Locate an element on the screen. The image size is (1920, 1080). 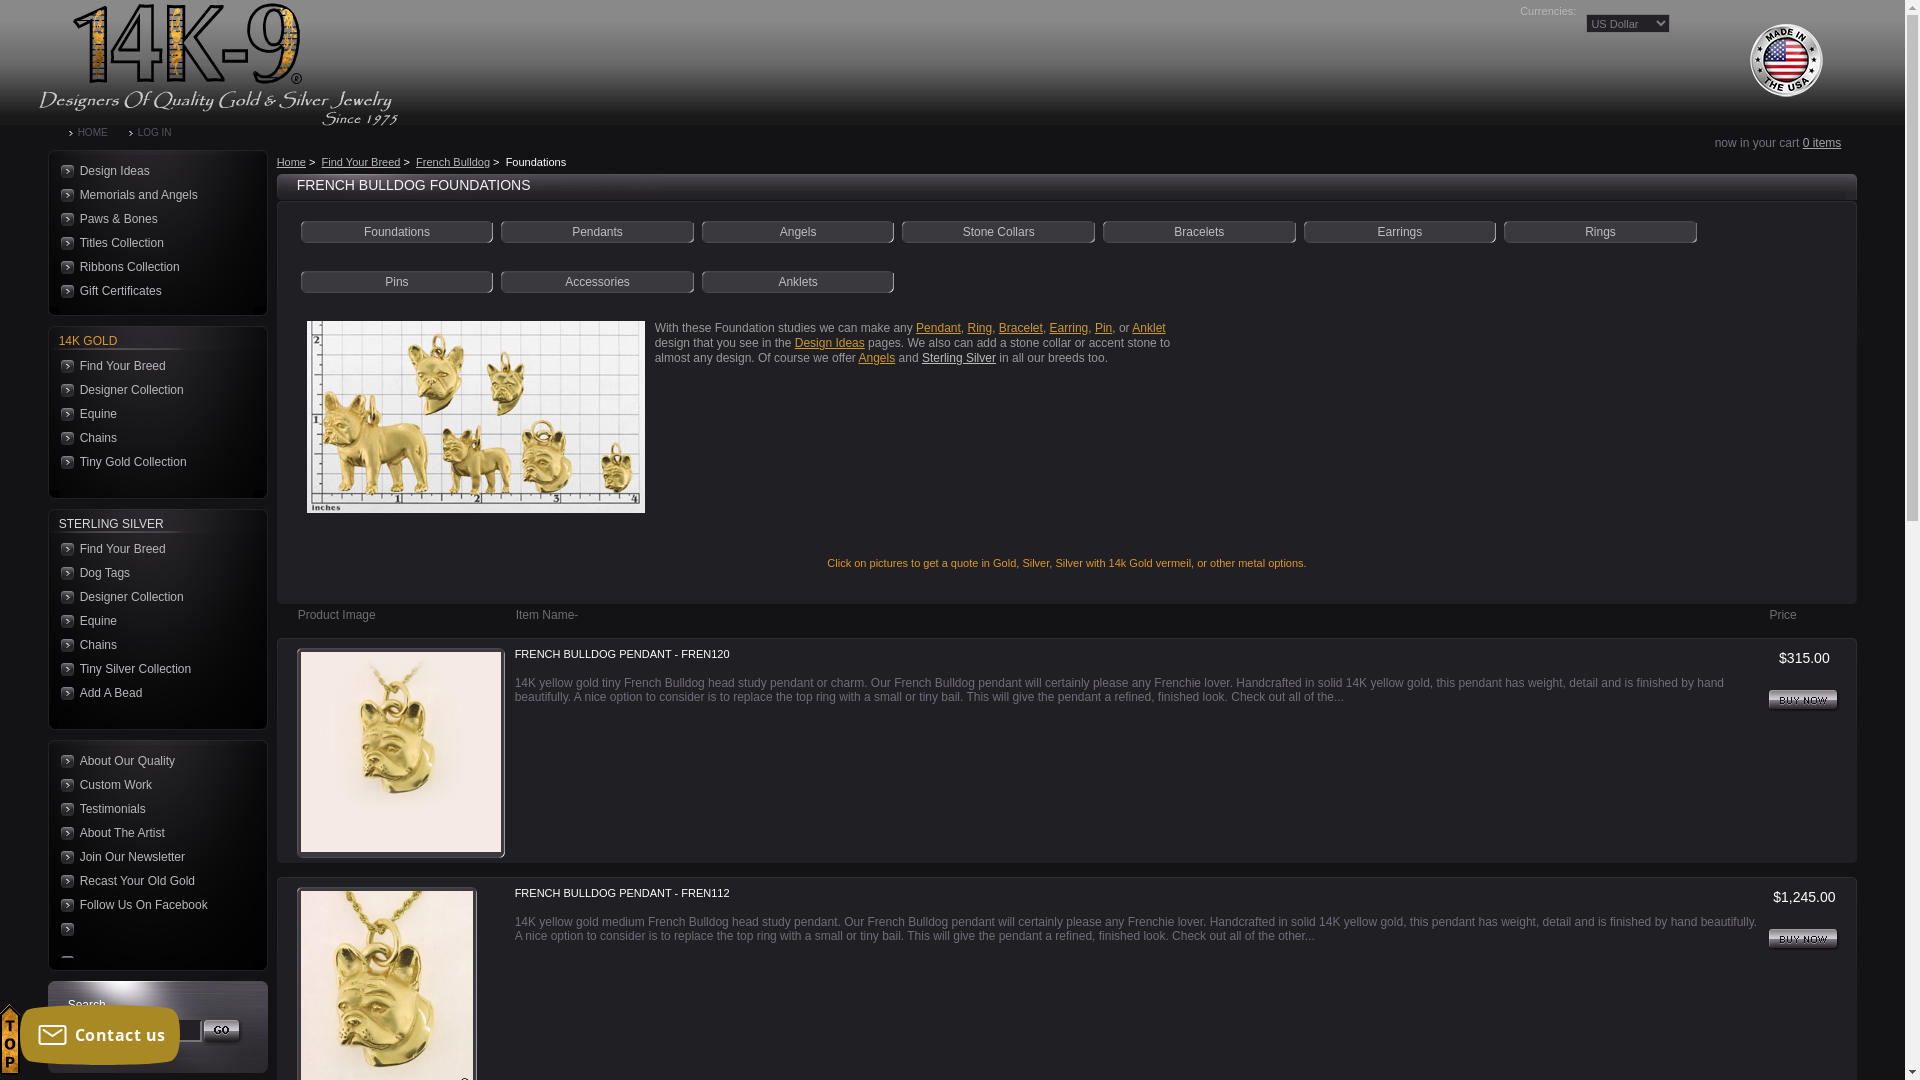
'Bracelets' is located at coordinates (1199, 230).